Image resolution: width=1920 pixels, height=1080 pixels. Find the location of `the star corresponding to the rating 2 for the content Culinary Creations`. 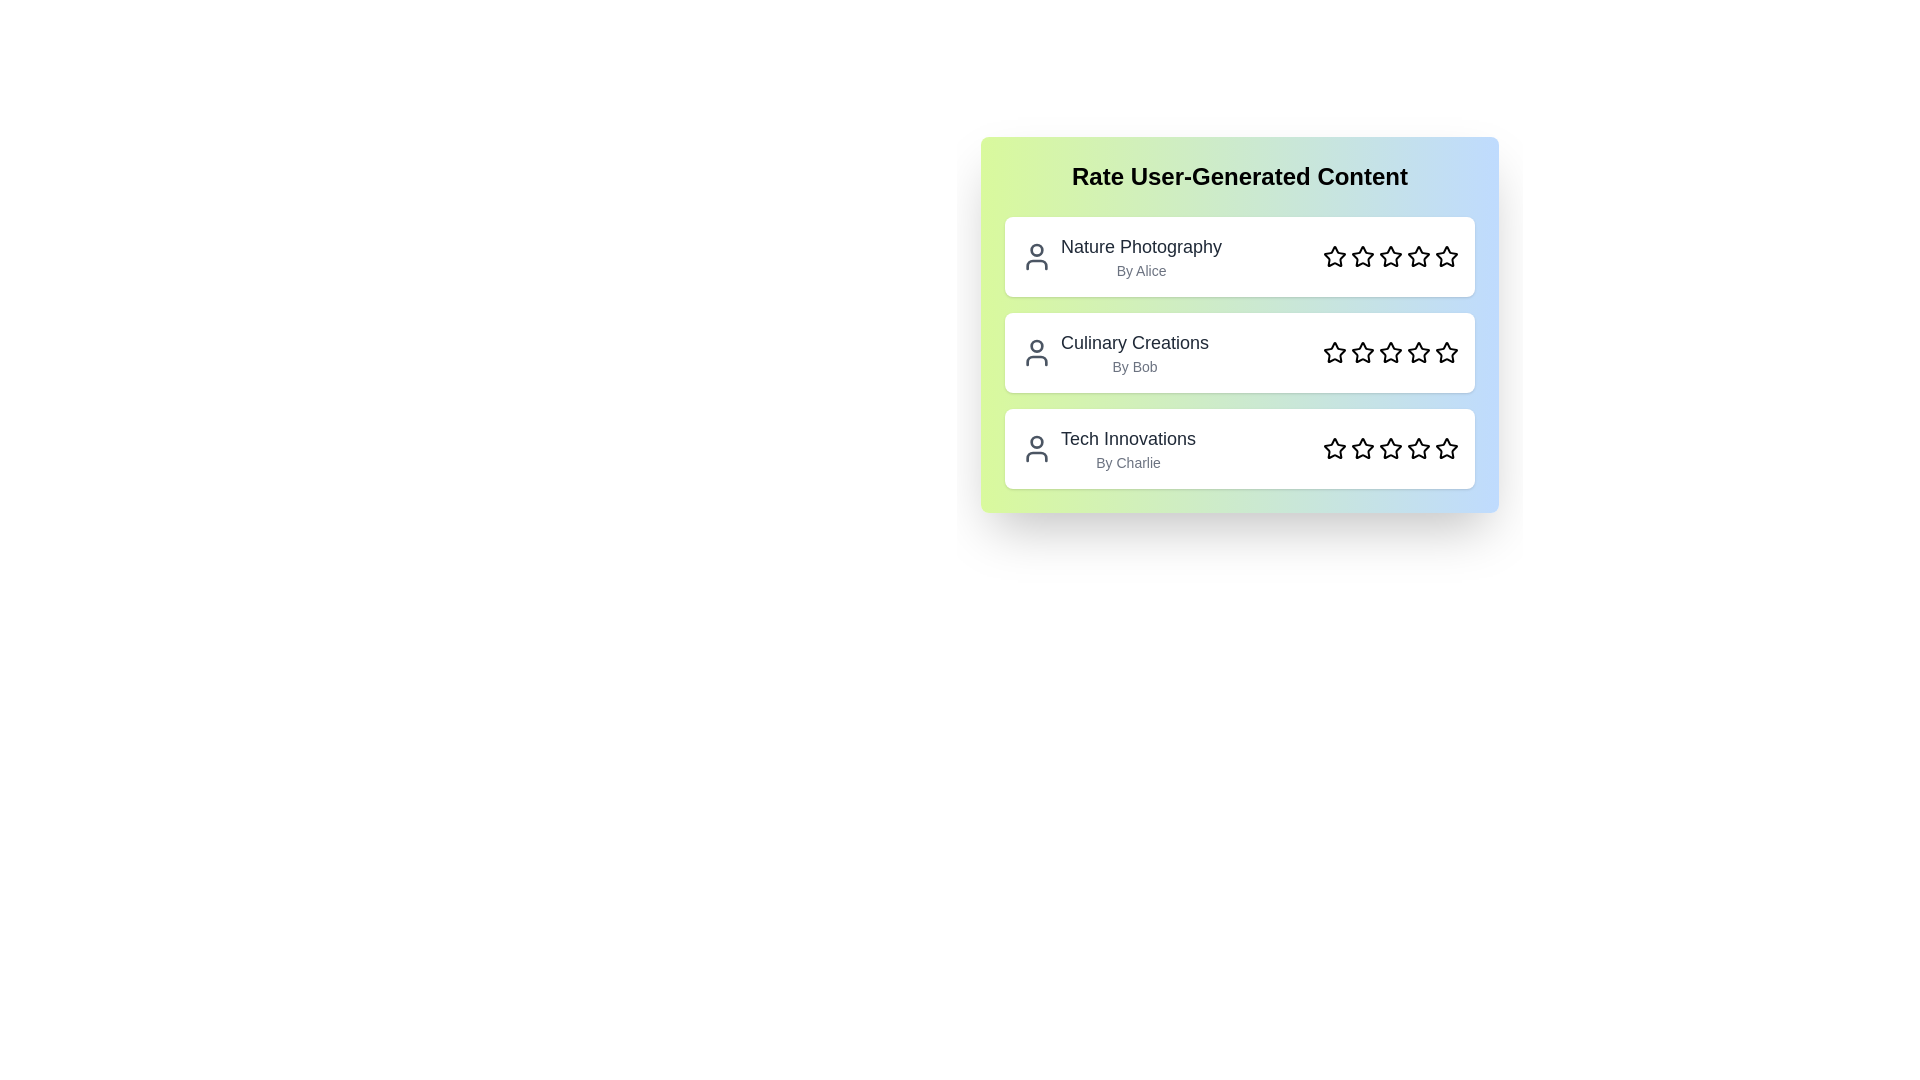

the star corresponding to the rating 2 for the content Culinary Creations is located at coordinates (1362, 352).